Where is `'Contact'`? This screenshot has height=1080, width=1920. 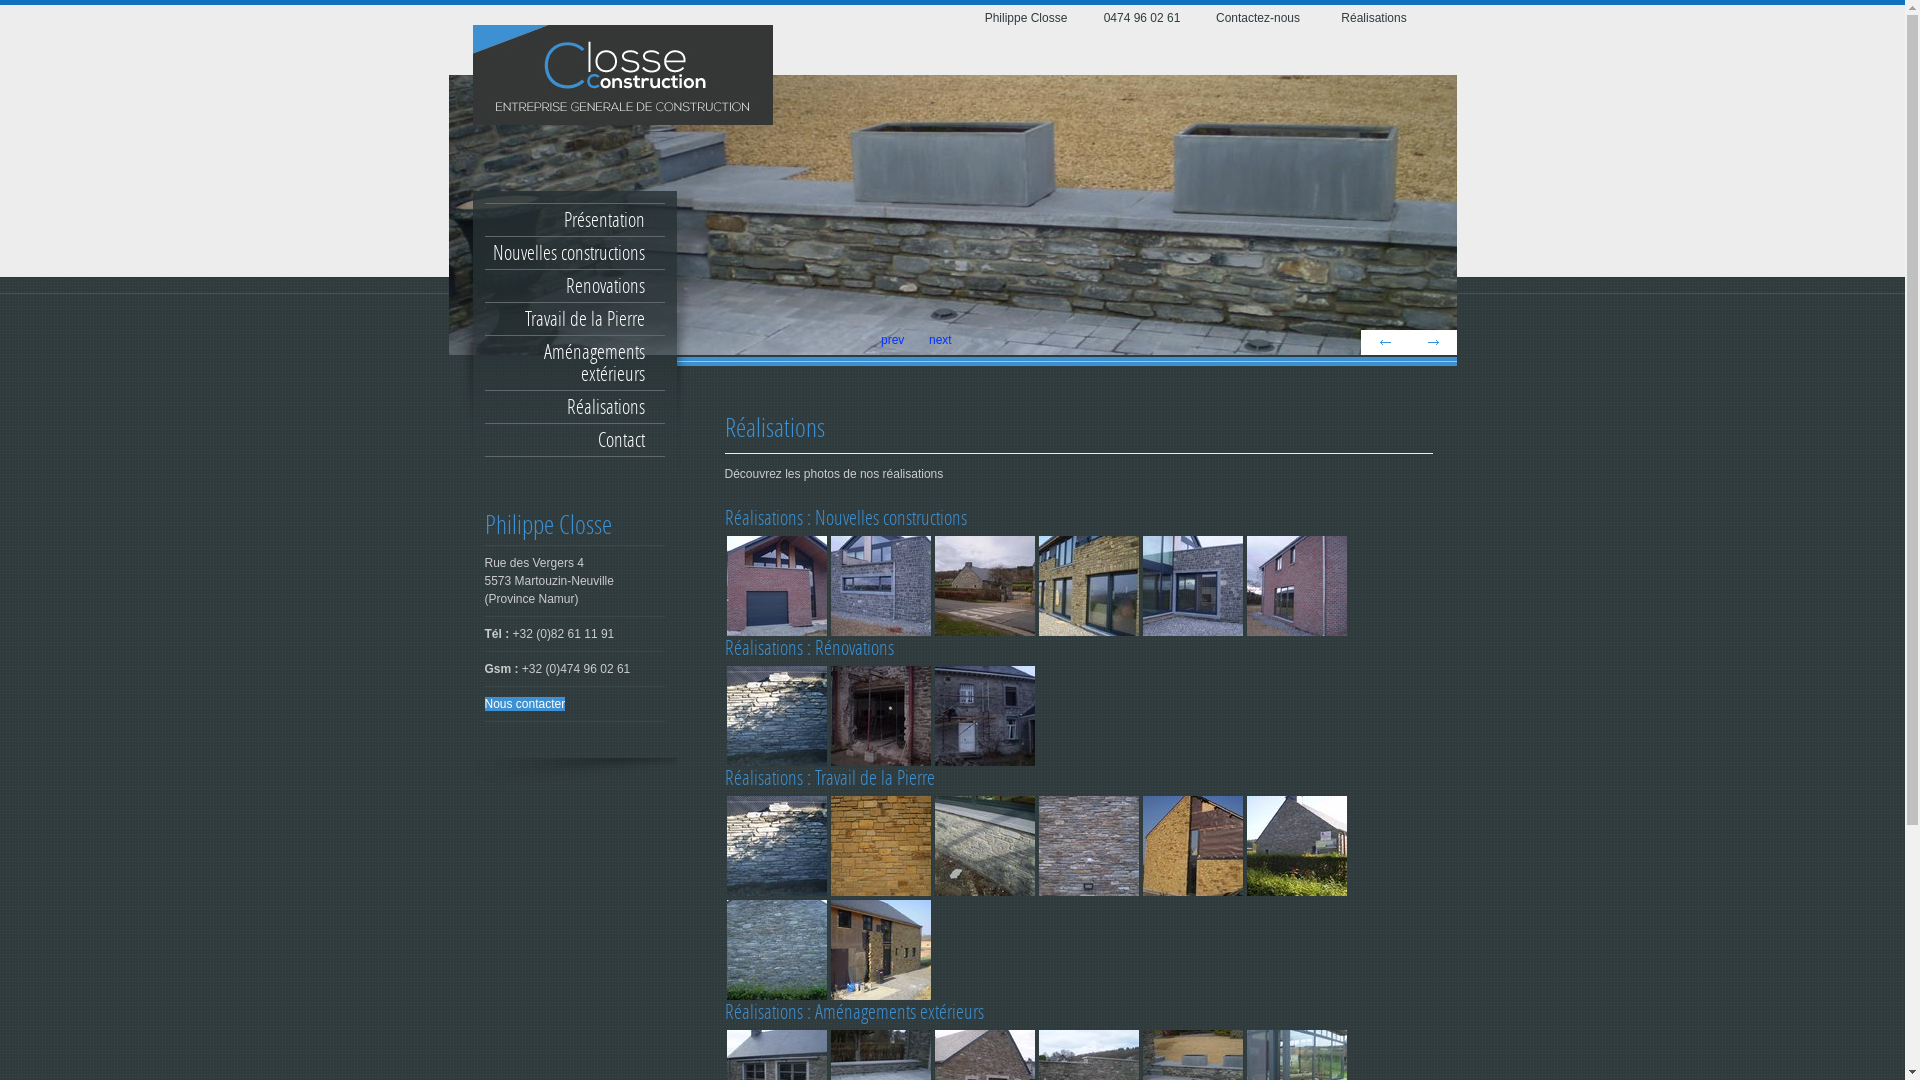
'Contact' is located at coordinates (573, 438).